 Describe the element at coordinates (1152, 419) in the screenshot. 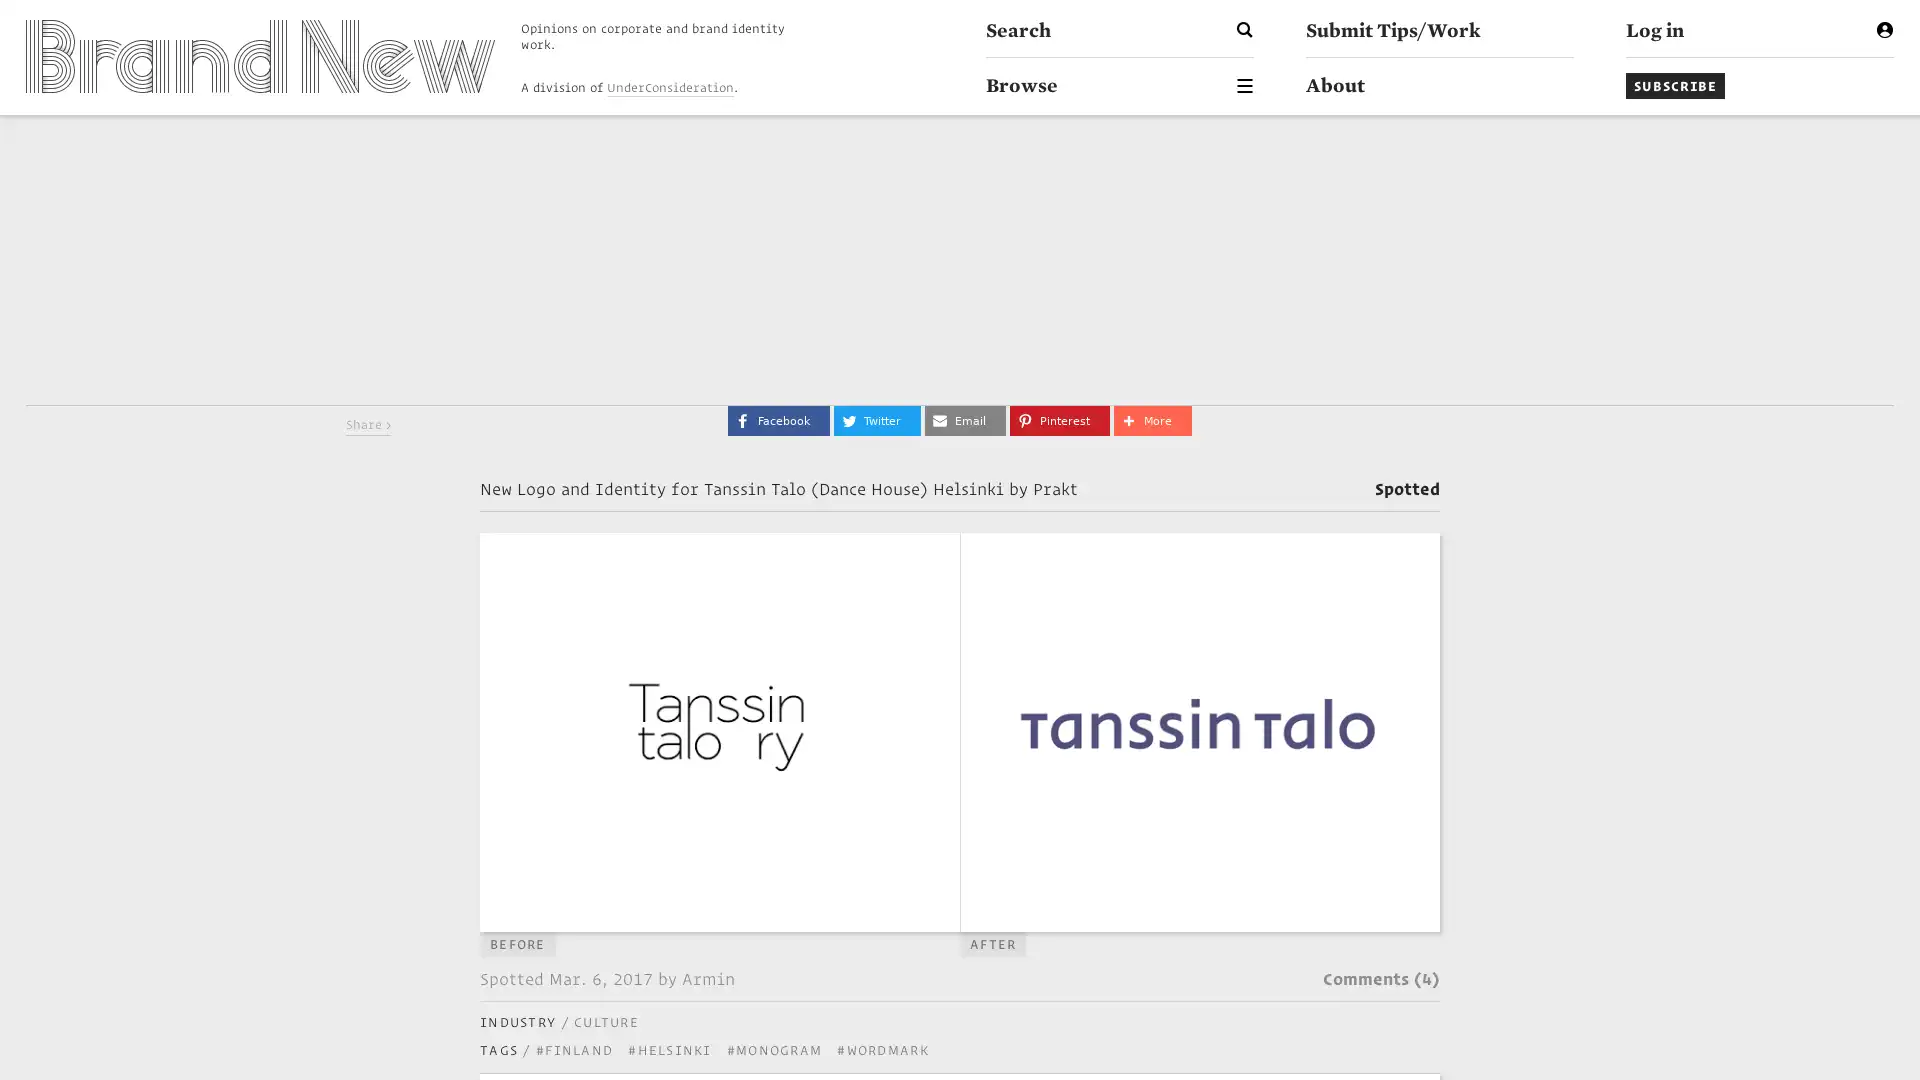

I see `Share to More More` at that location.